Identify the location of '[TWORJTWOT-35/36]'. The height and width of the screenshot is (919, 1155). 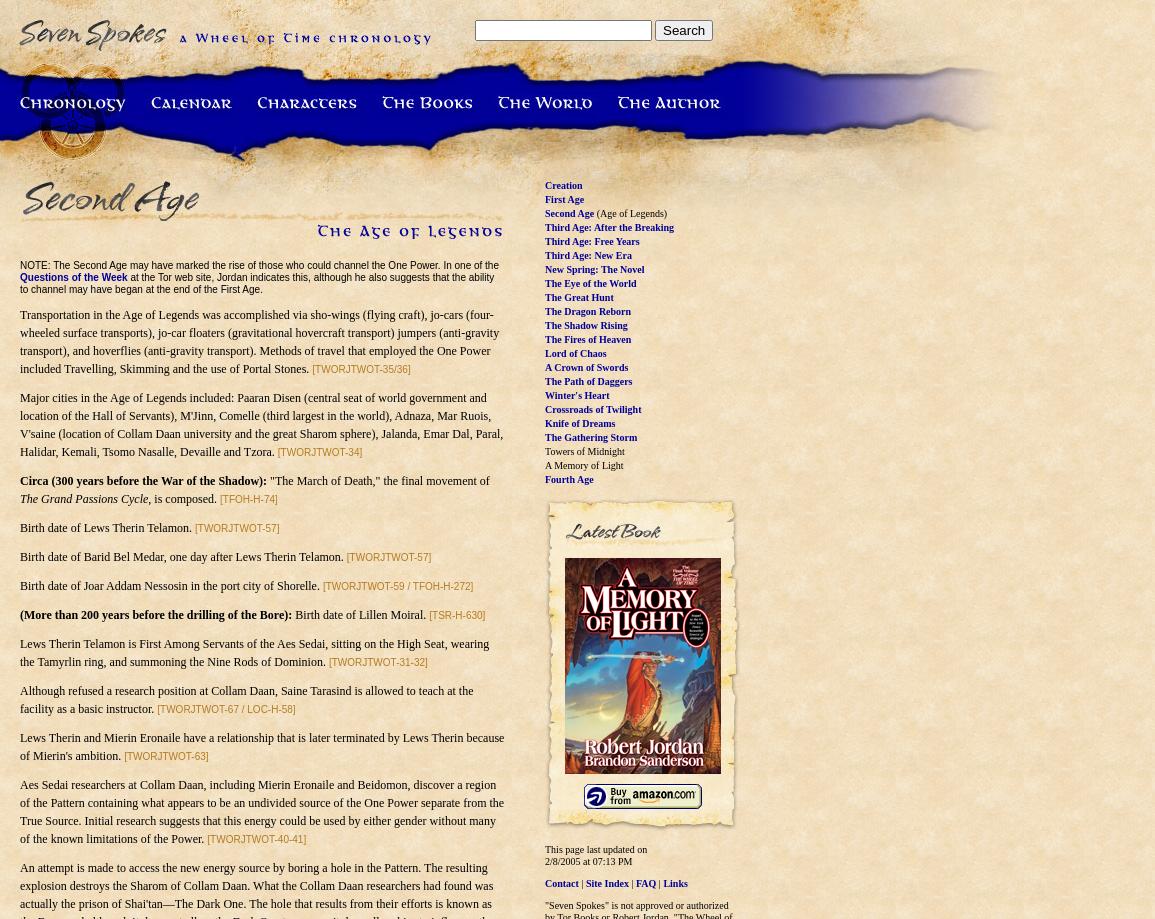
(311, 369).